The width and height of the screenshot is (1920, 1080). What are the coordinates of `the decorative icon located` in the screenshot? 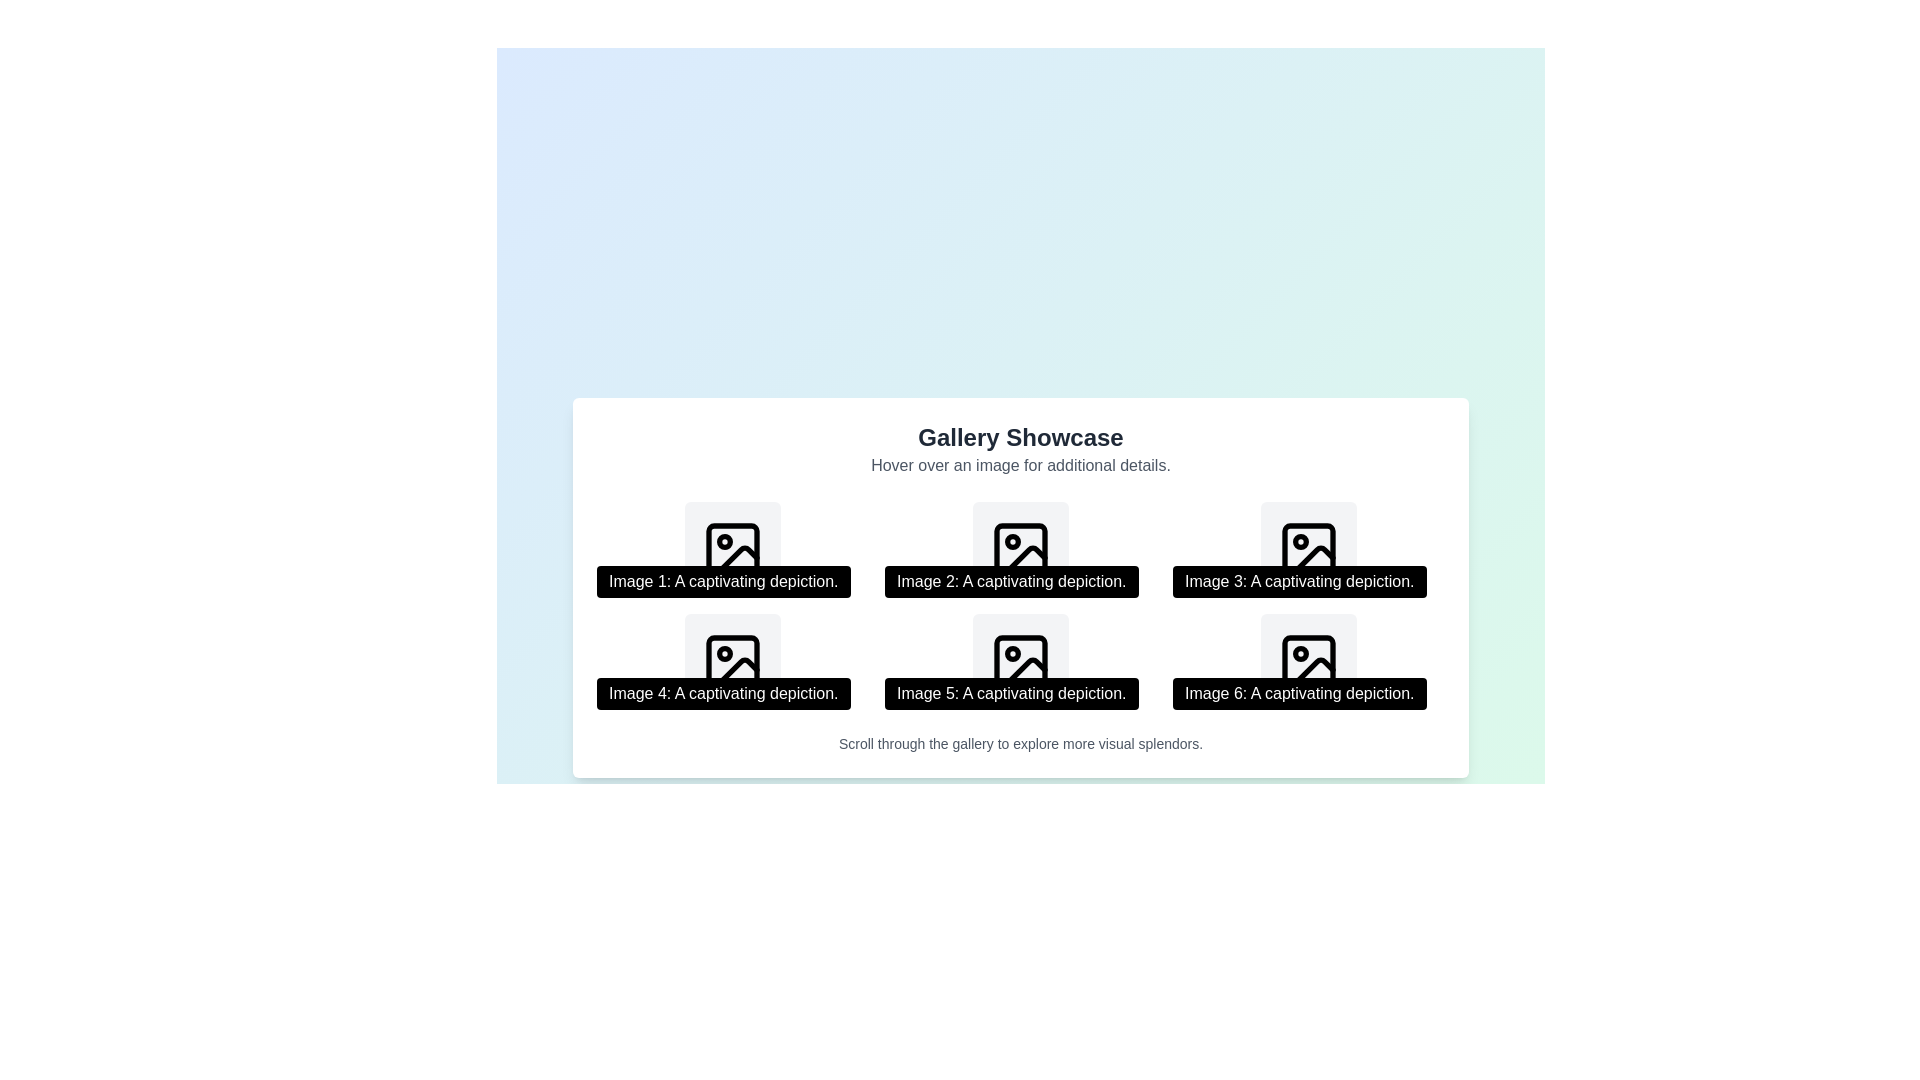 It's located at (732, 550).